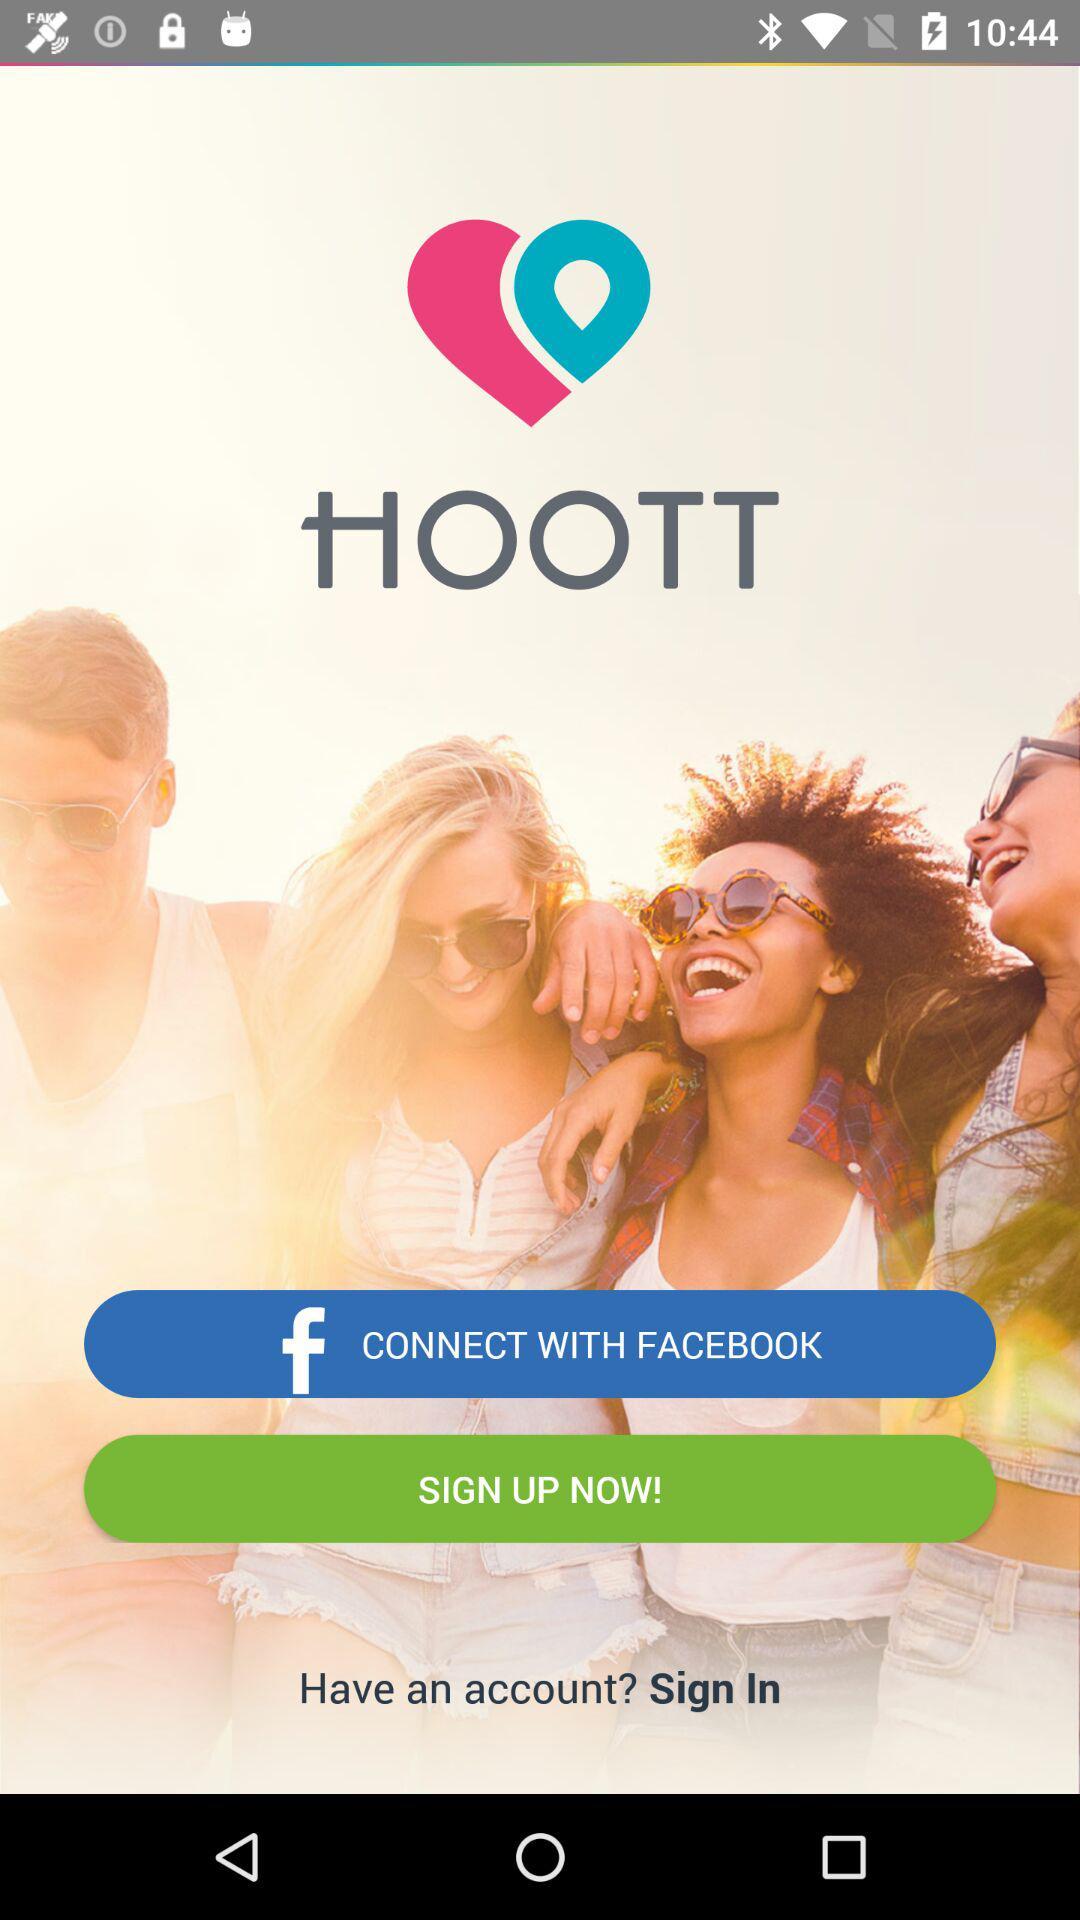 The width and height of the screenshot is (1080, 1920). What do you see at coordinates (714, 1685) in the screenshot?
I see `item next to have an account? item` at bounding box center [714, 1685].